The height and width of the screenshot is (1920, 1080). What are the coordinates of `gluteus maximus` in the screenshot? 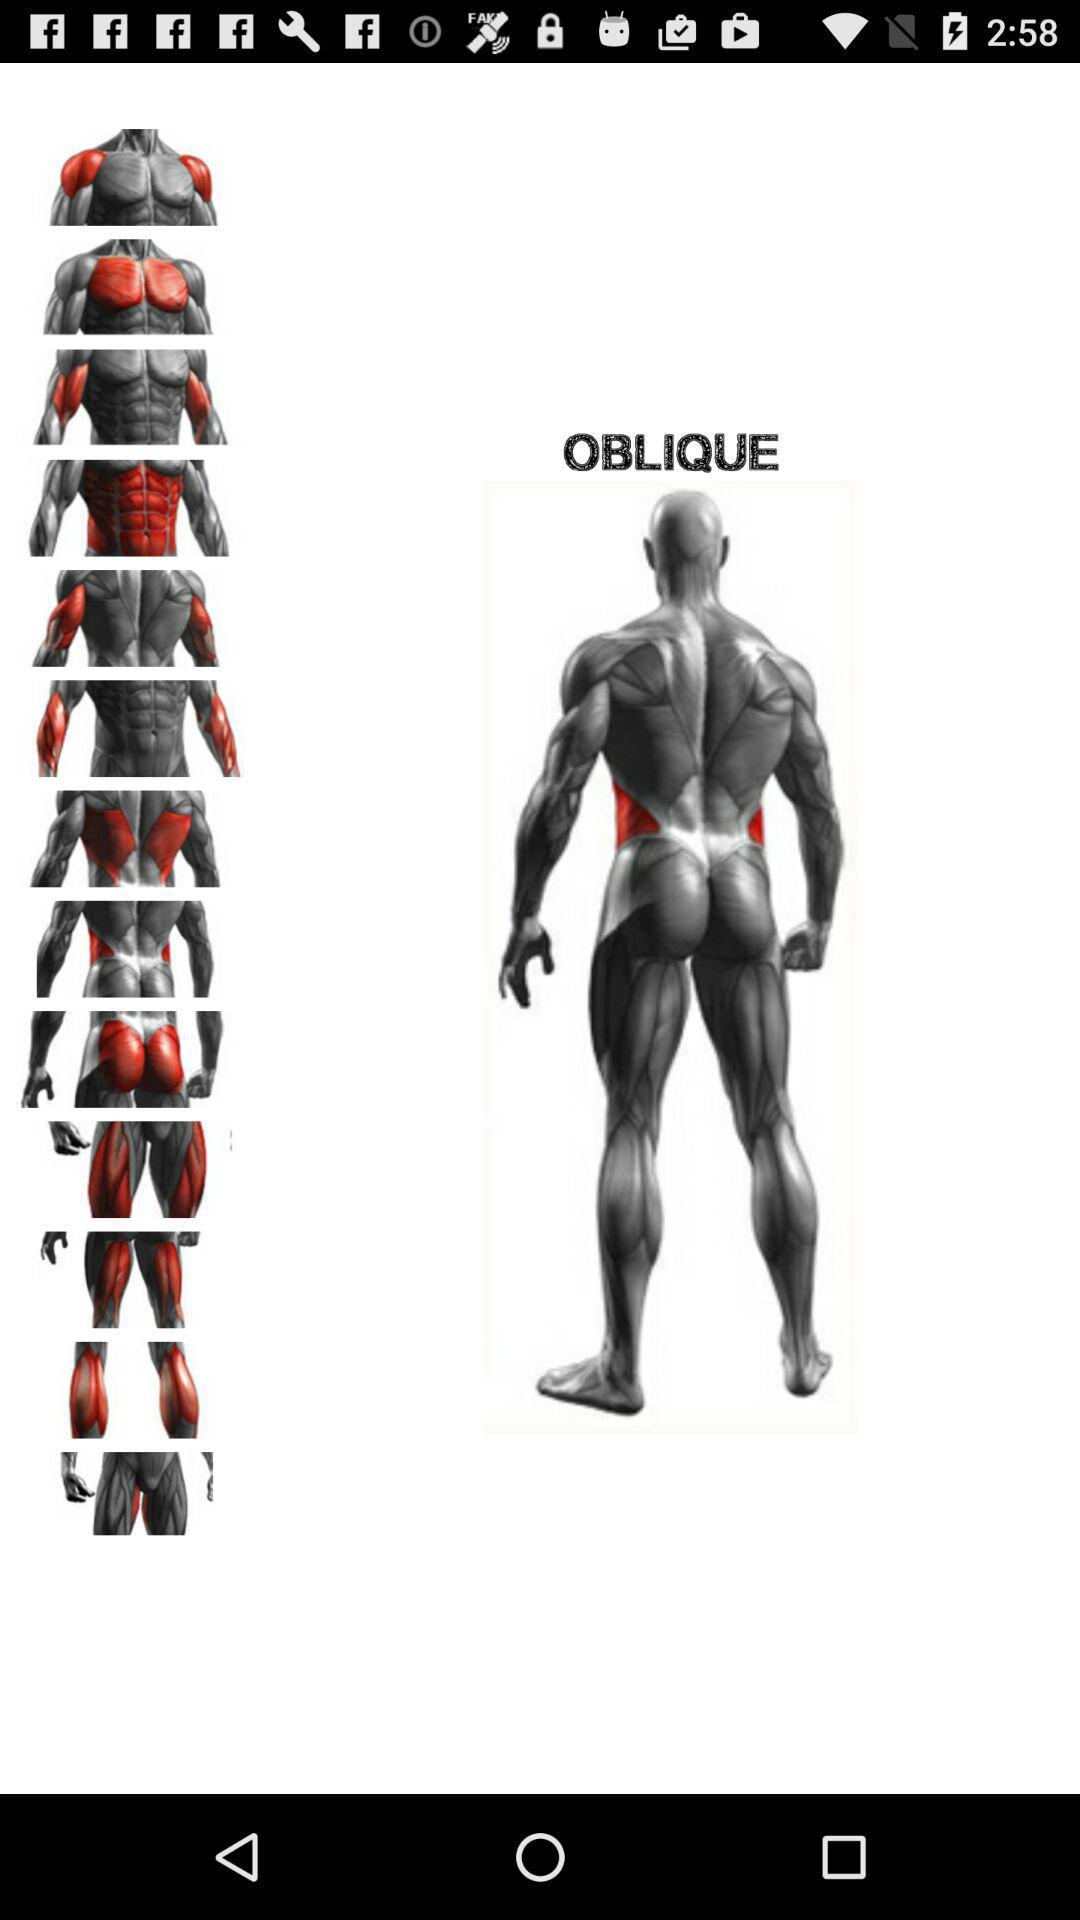 It's located at (131, 1051).